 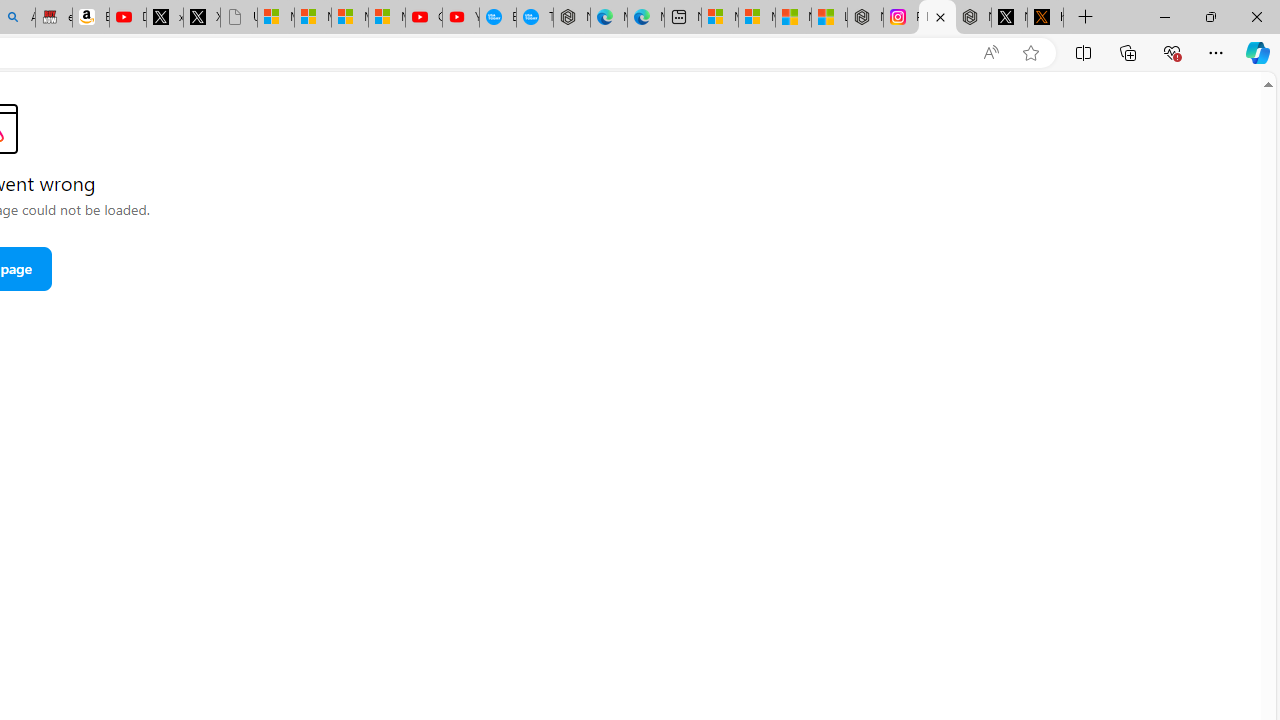 What do you see at coordinates (535, 17) in the screenshot?
I see `'The most popular Google '` at bounding box center [535, 17].